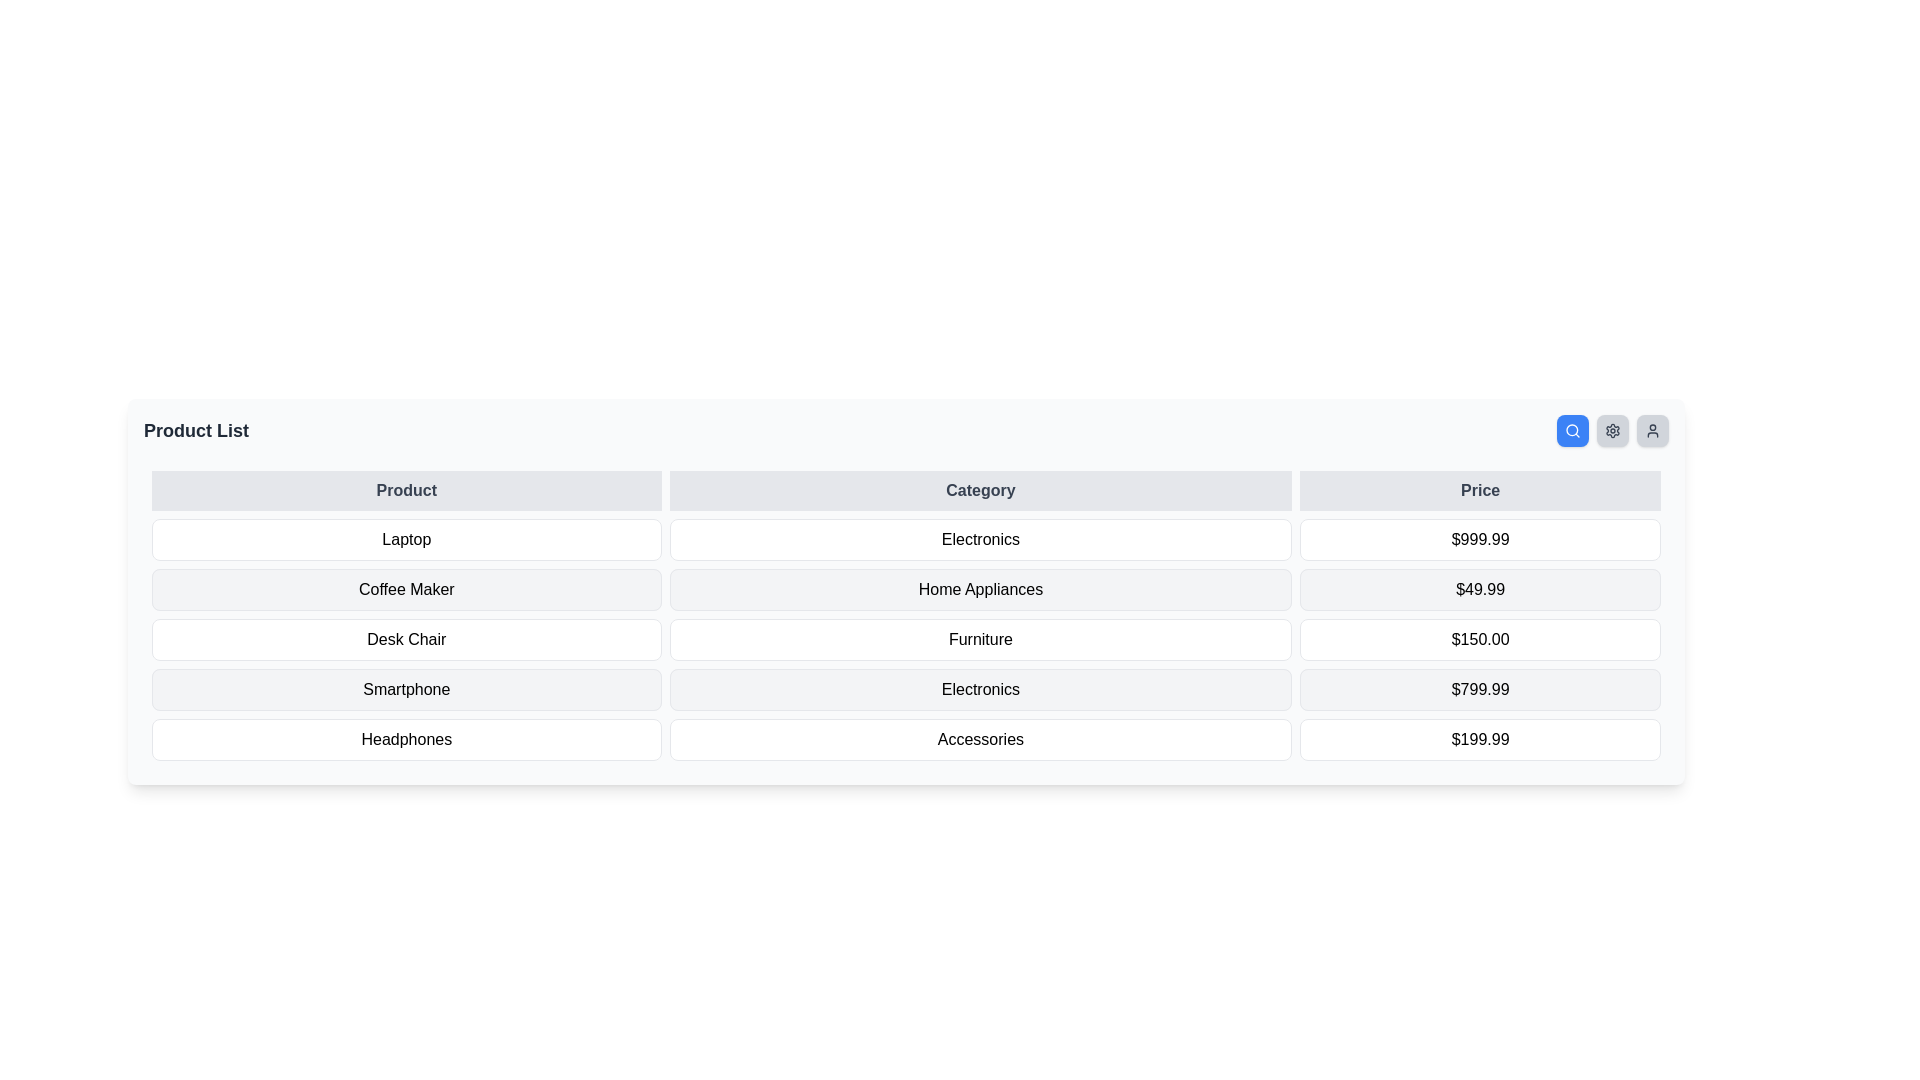  Describe the element at coordinates (905, 640) in the screenshot. I see `the table row displaying 'Desk Chair' in the first column, 'Furniture' in the second column, and '$150.00' in the third column` at that location.